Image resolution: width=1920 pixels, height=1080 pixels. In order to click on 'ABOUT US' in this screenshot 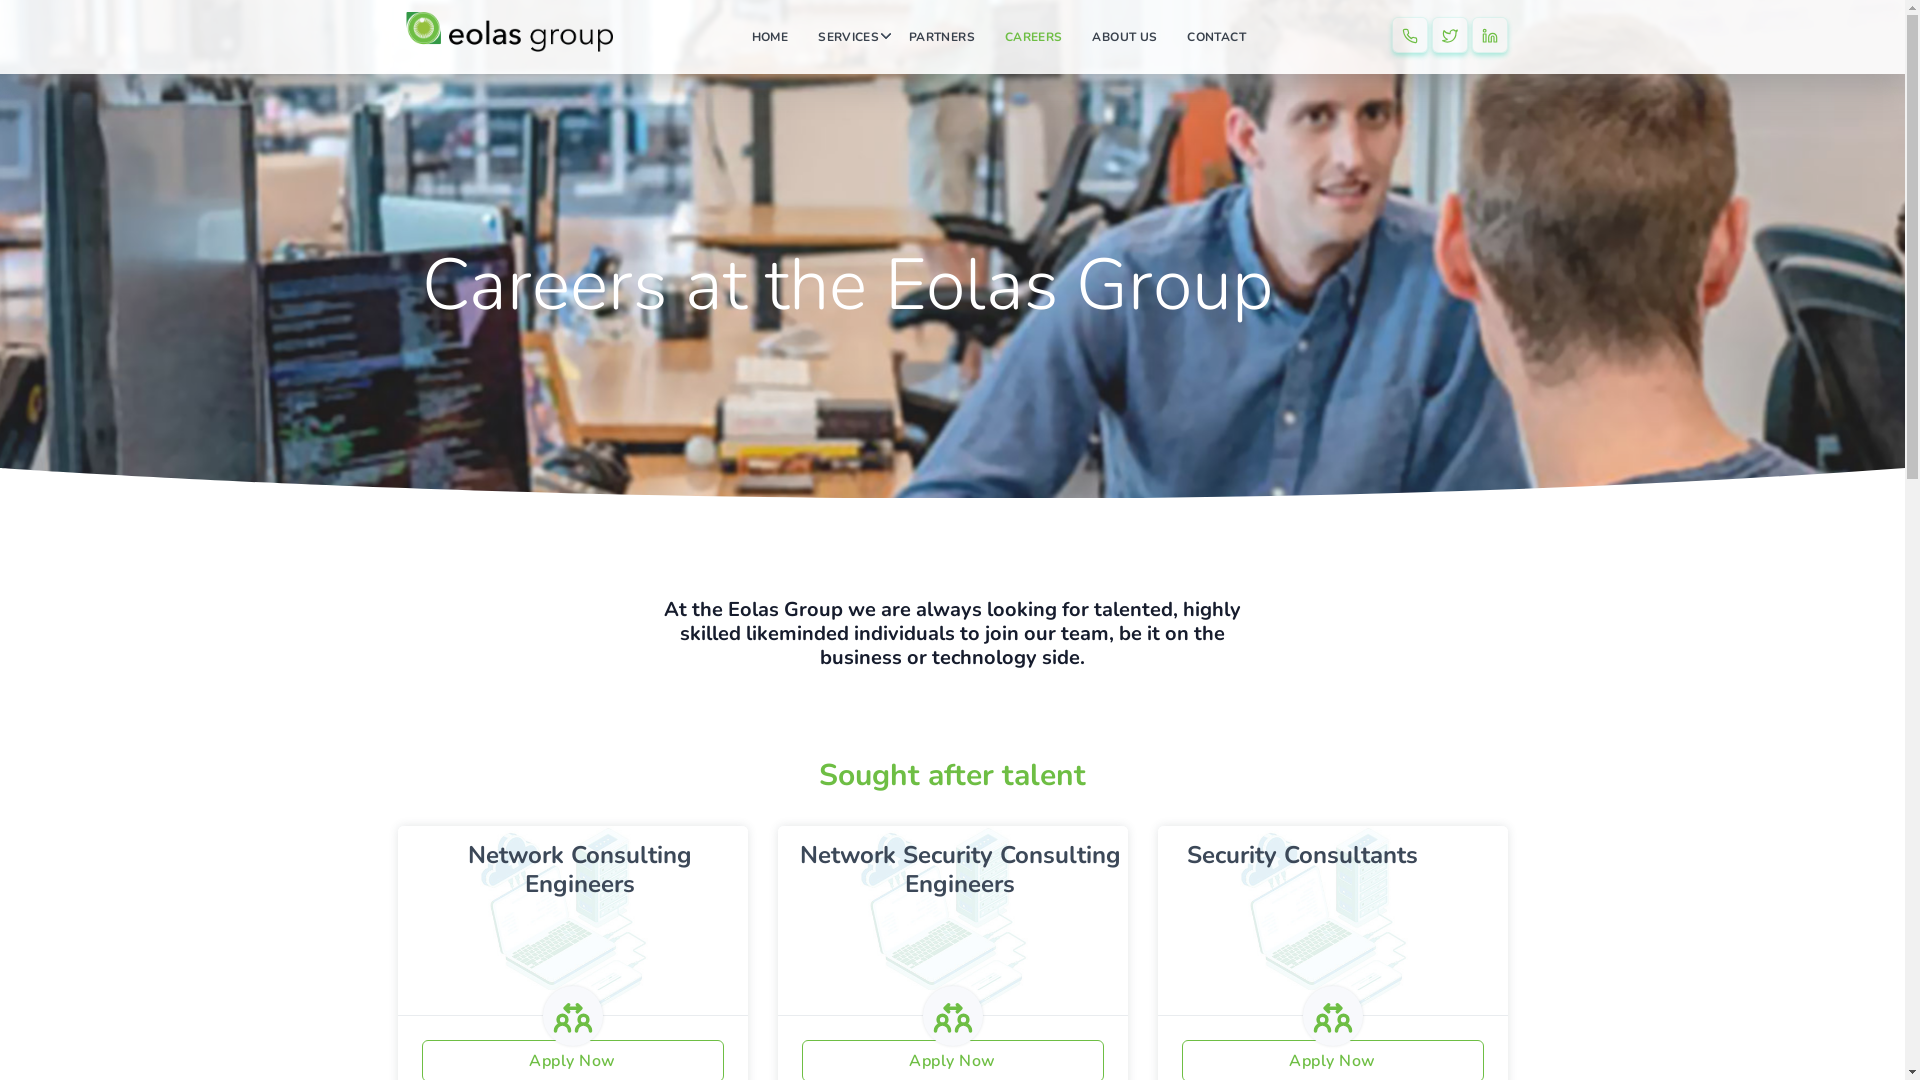, I will do `click(1124, 37)`.